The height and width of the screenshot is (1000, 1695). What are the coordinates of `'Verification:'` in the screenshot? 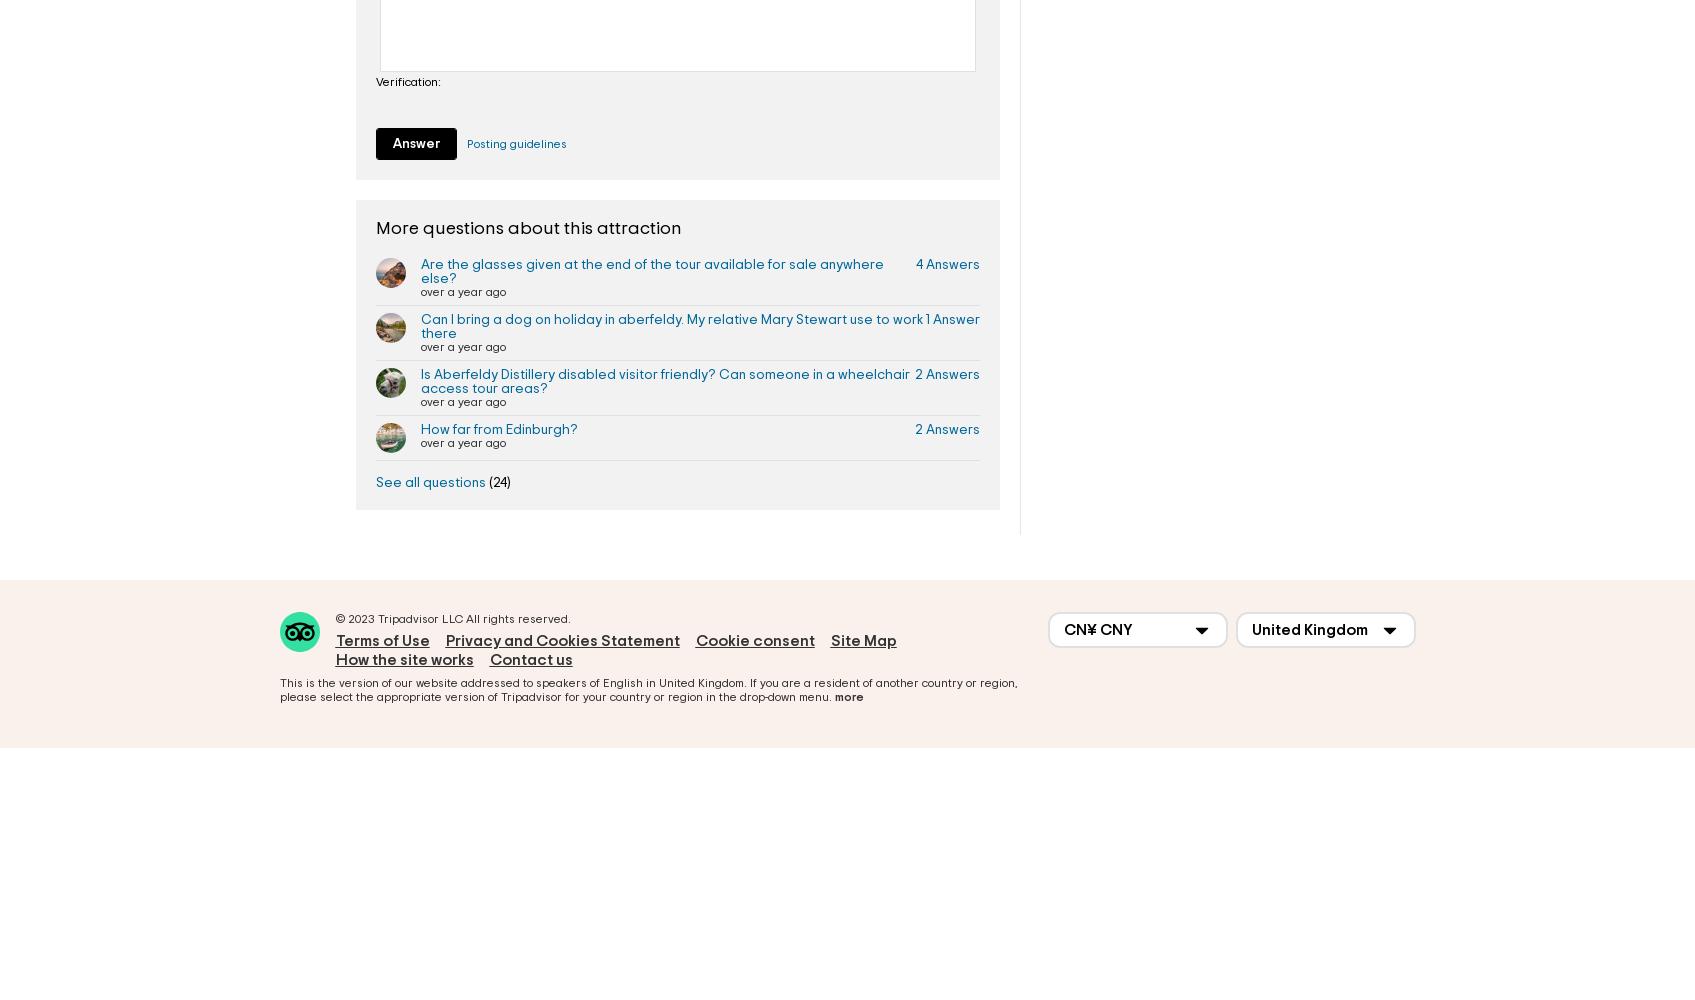 It's located at (408, 80).